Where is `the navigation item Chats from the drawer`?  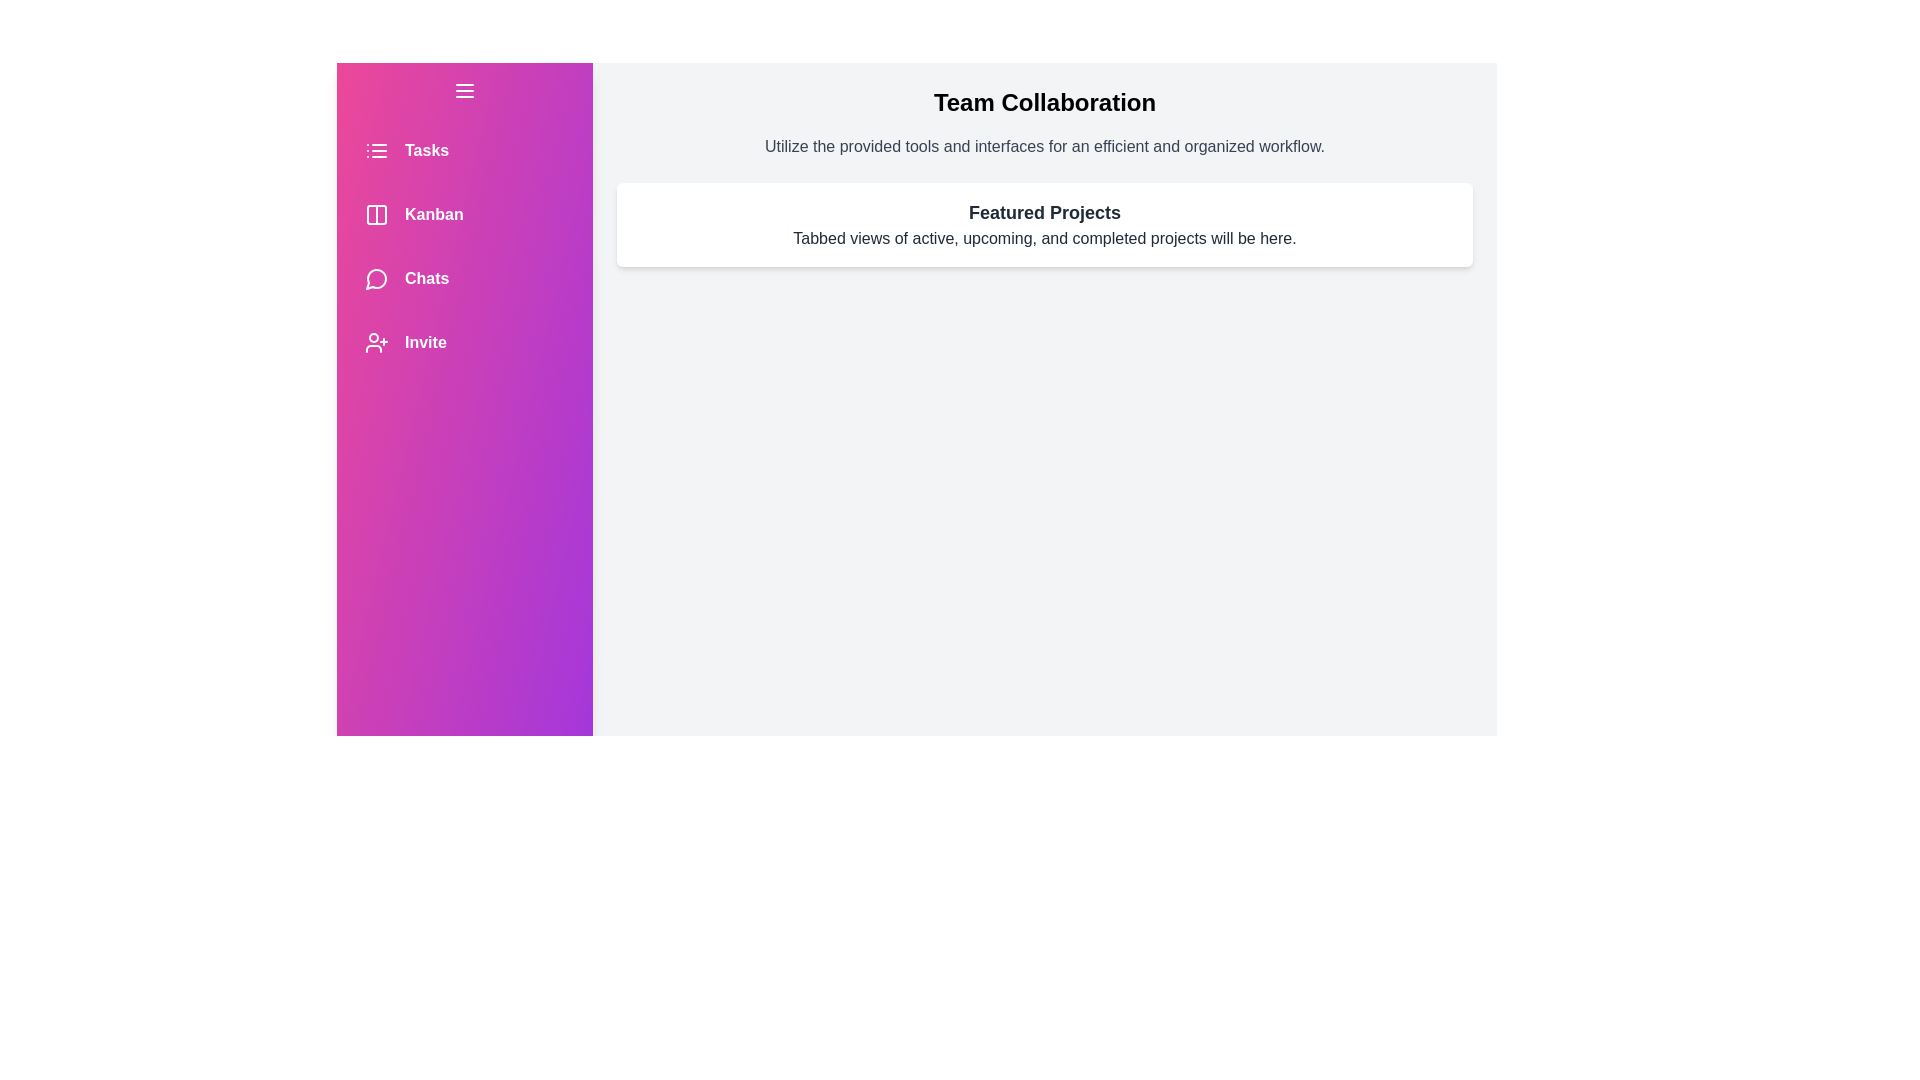
the navigation item Chats from the drawer is located at coordinates (464, 278).